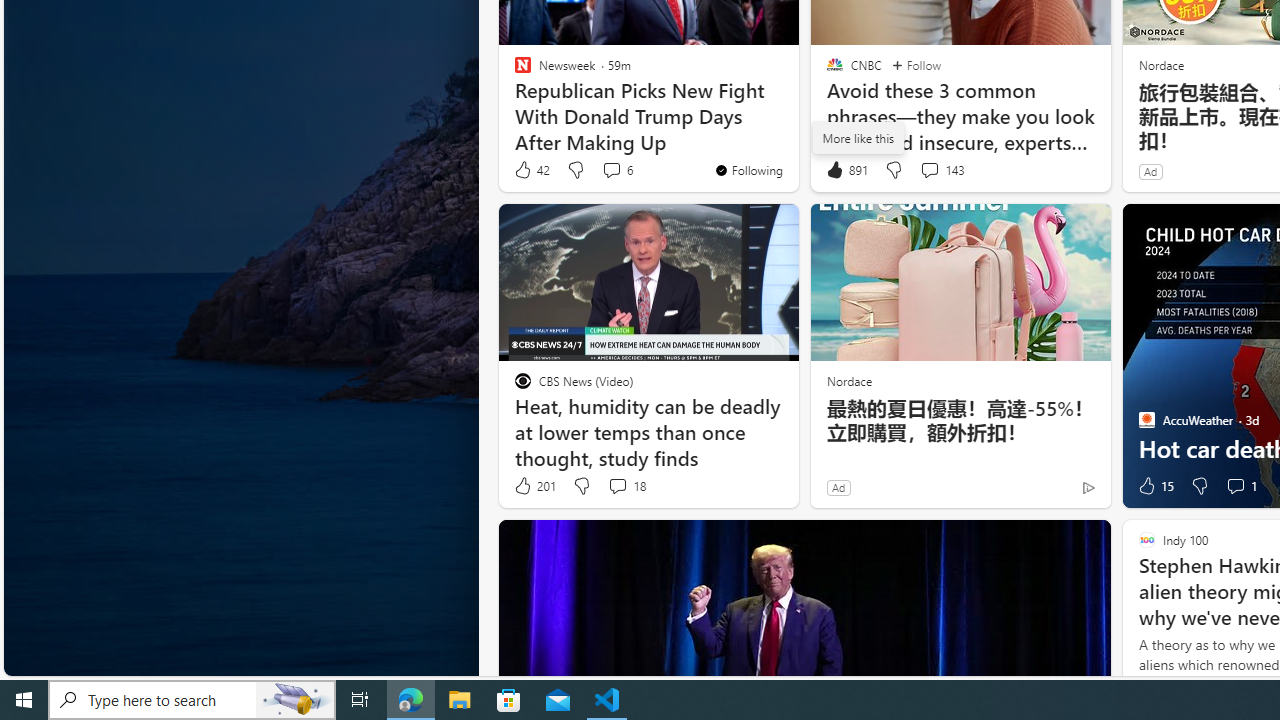 Image resolution: width=1280 pixels, height=720 pixels. I want to click on 'You', so click(747, 168).